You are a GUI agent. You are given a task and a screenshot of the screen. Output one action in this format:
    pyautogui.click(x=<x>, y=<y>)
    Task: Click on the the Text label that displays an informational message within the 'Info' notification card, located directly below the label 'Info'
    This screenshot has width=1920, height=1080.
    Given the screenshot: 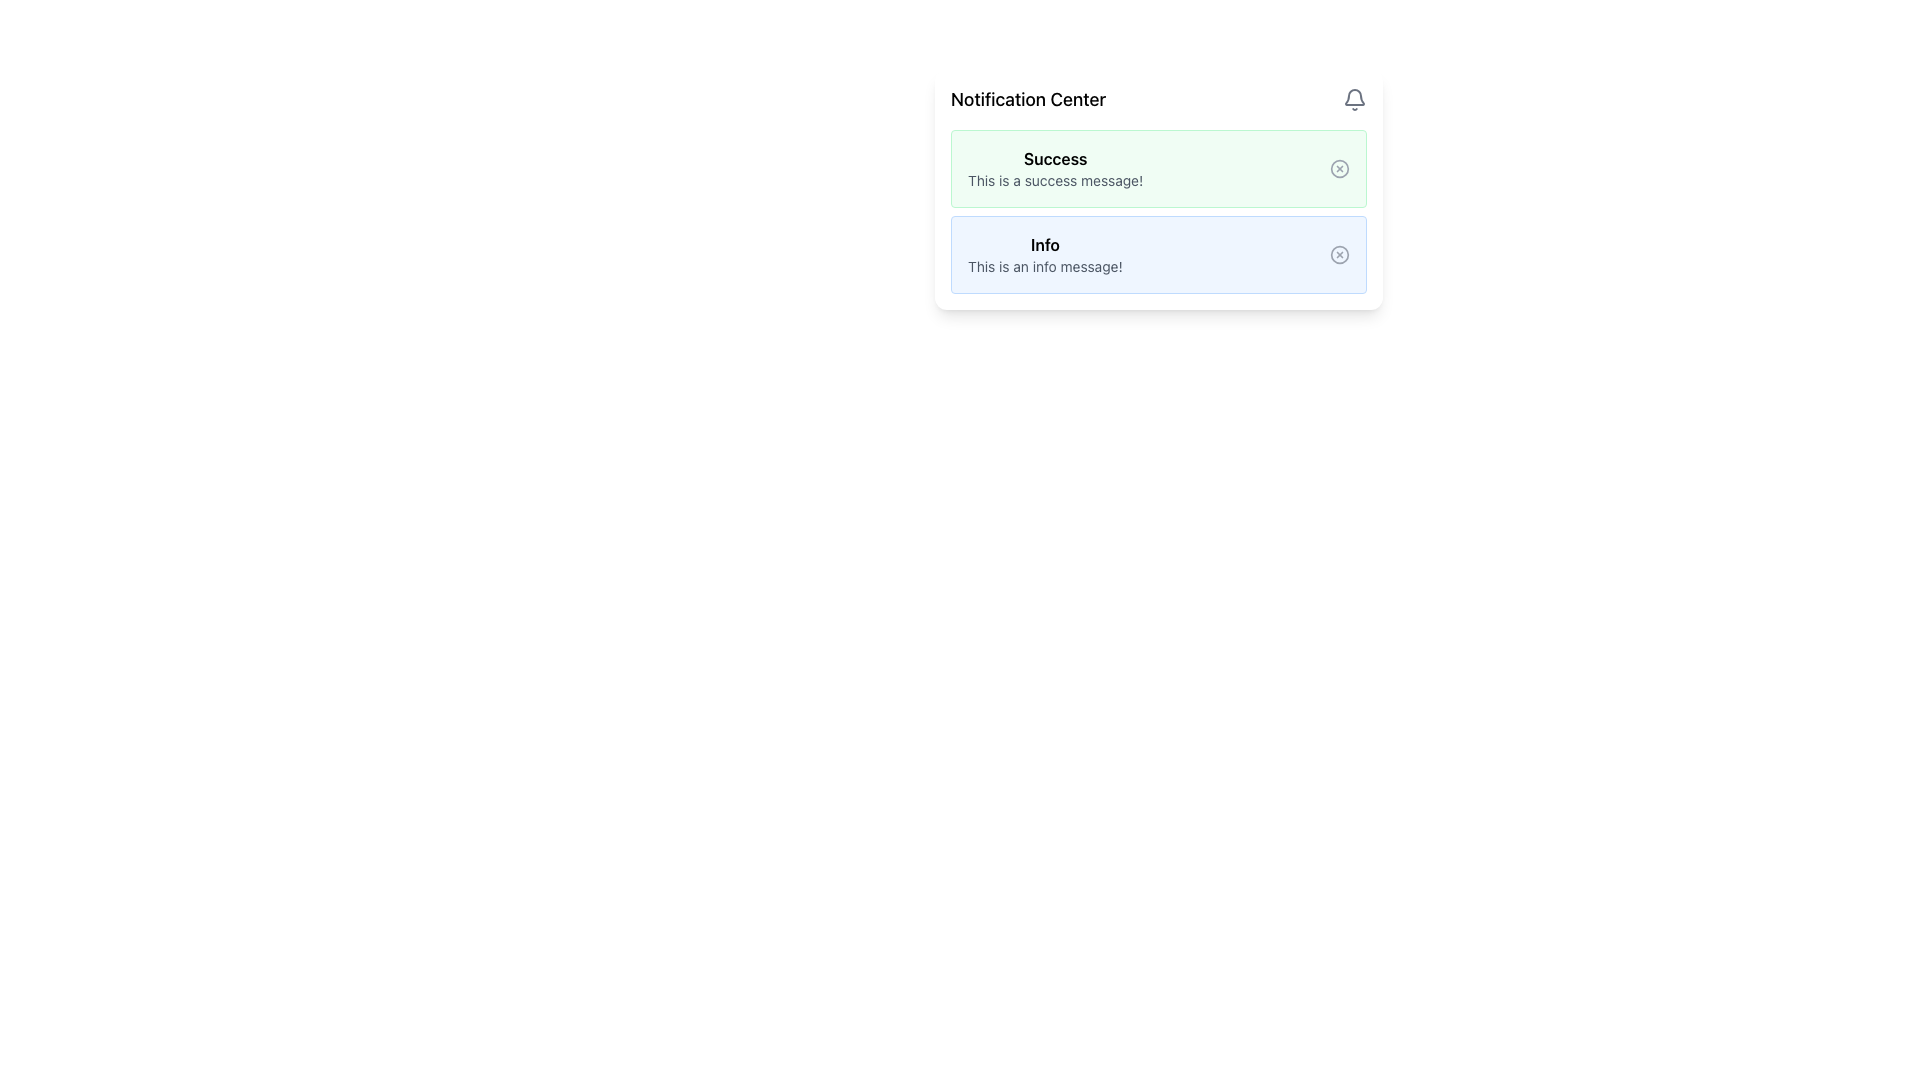 What is the action you would take?
    pyautogui.click(x=1044, y=265)
    